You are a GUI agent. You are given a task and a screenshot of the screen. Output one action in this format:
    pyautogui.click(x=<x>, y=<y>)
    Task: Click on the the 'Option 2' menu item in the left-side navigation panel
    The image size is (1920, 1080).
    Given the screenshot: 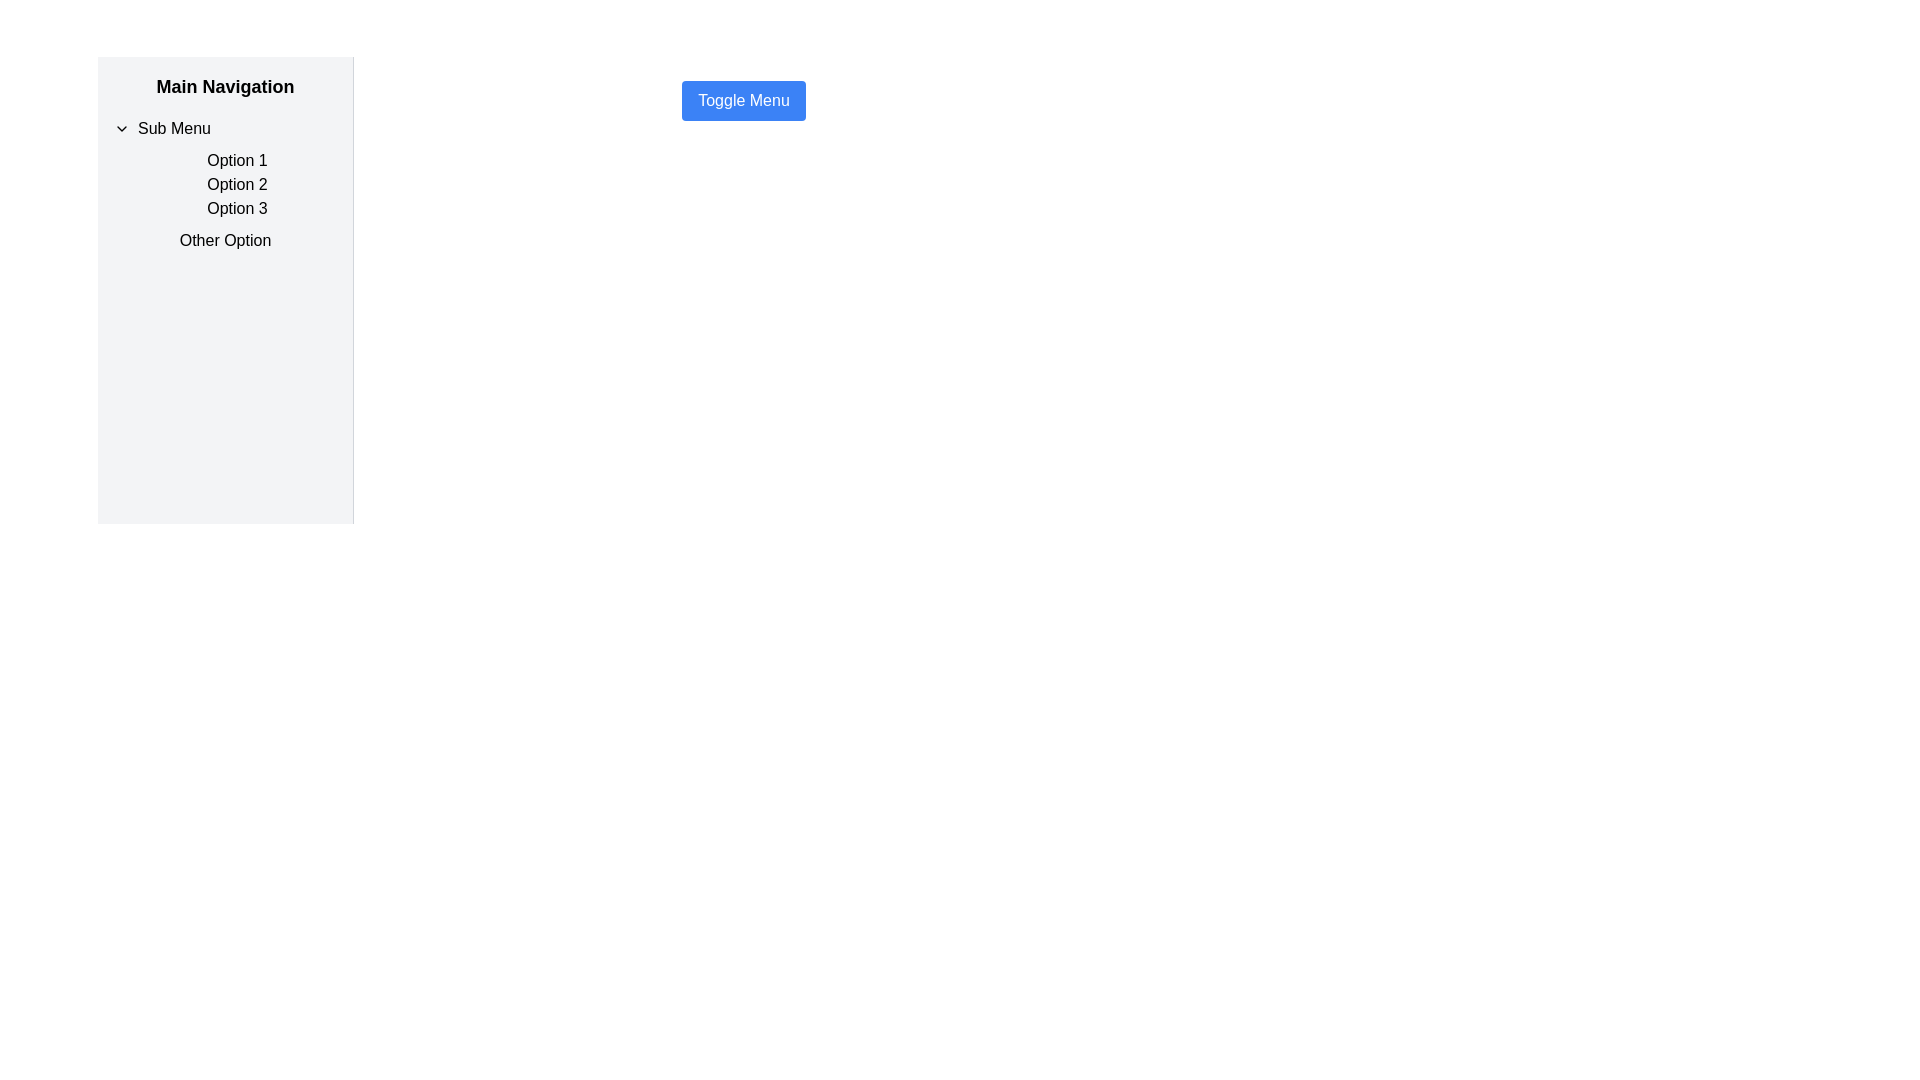 What is the action you would take?
    pyautogui.click(x=225, y=185)
    